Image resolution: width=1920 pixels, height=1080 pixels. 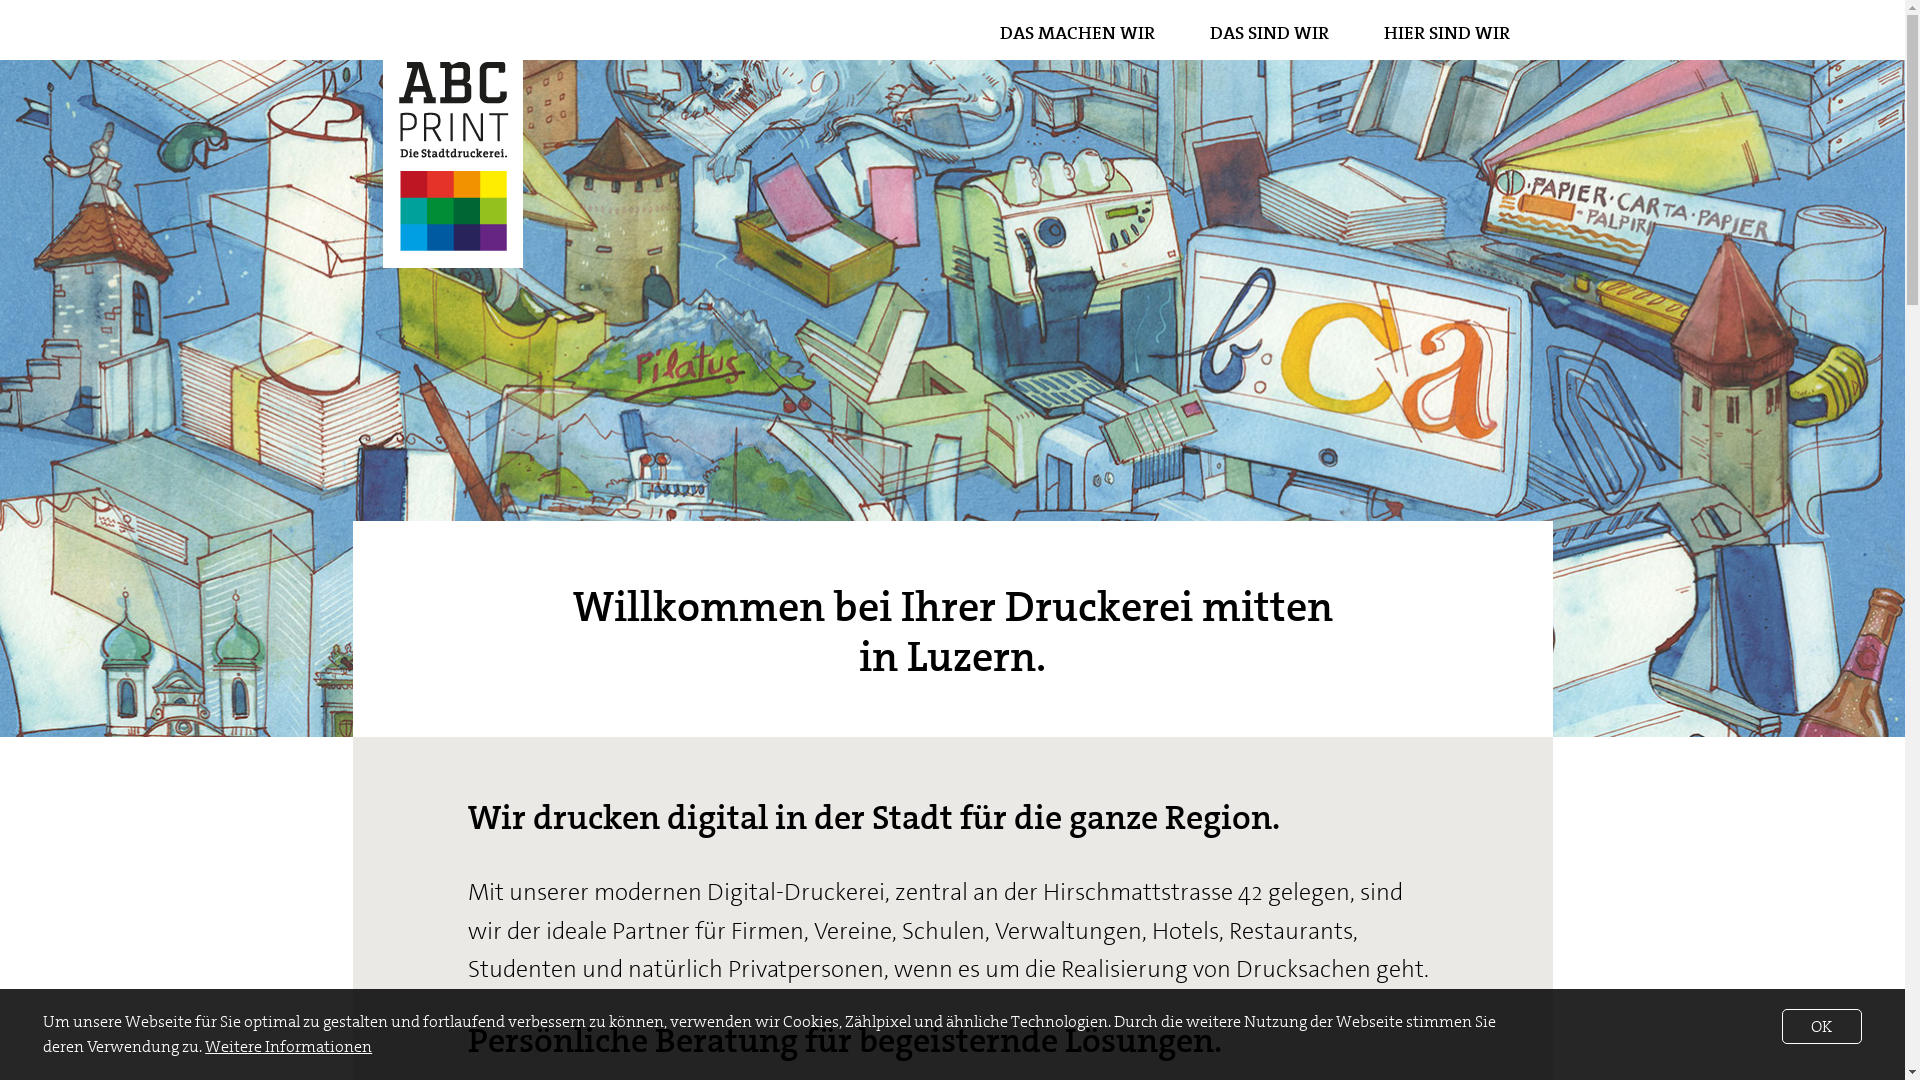 What do you see at coordinates (1446, 33) in the screenshot?
I see `'HIER SIND WIR'` at bounding box center [1446, 33].